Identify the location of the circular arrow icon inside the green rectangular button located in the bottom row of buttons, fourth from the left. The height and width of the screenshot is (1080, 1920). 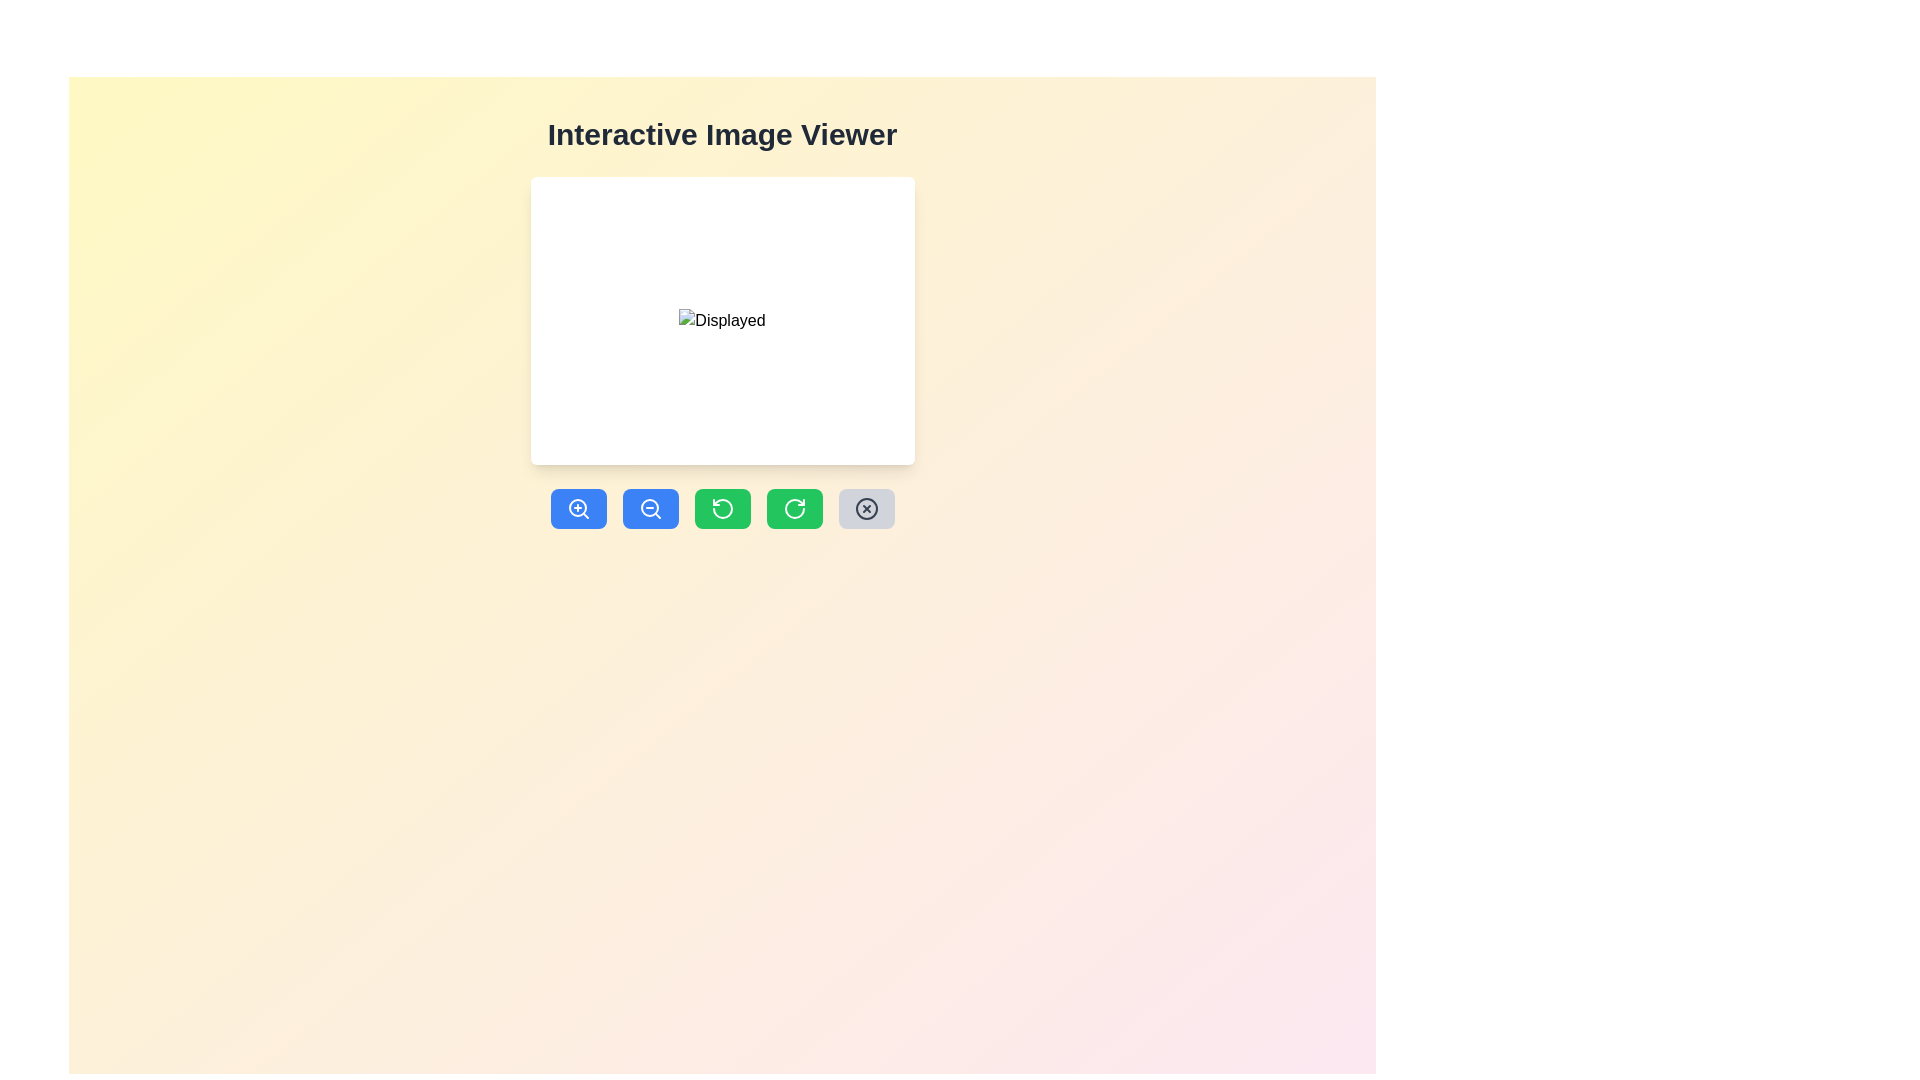
(793, 508).